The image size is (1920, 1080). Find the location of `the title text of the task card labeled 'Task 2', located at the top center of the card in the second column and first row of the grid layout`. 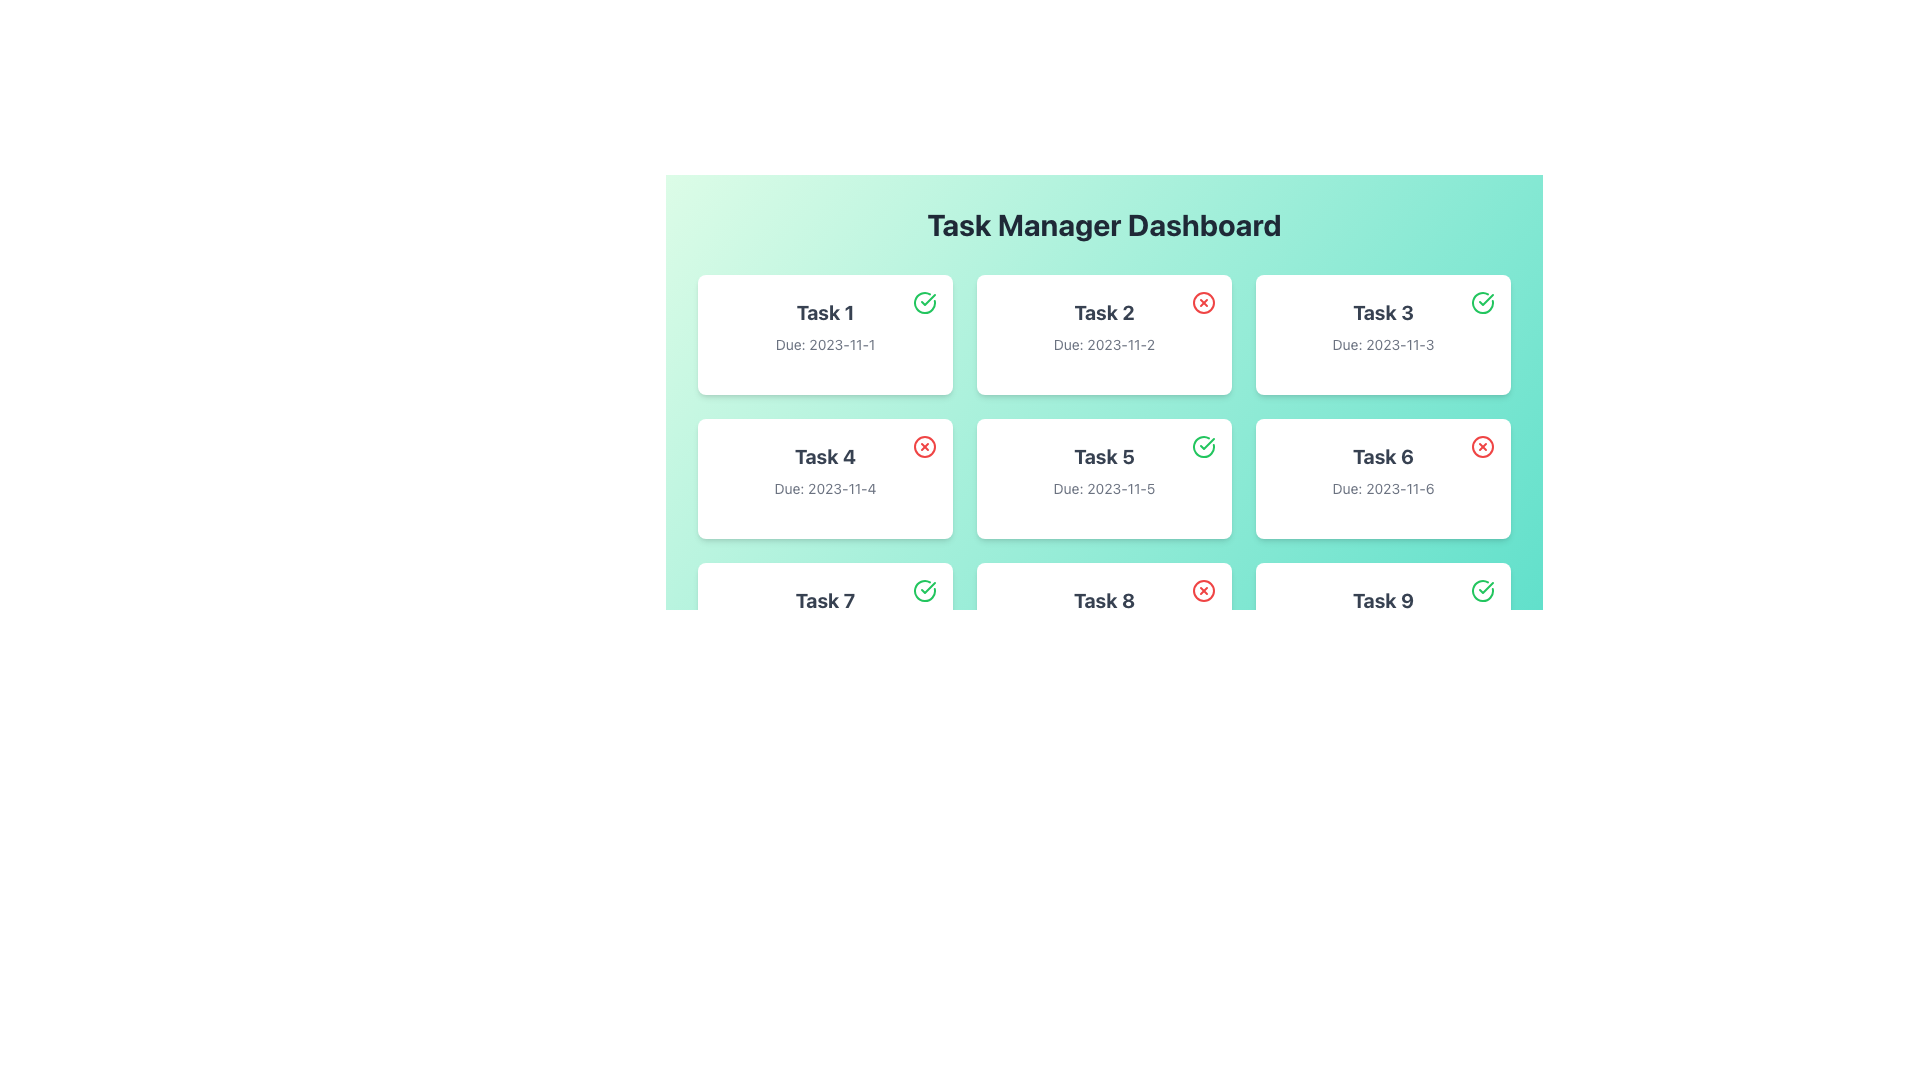

the title text of the task card labeled 'Task 2', located at the top center of the card in the second column and first row of the grid layout is located at coordinates (1103, 312).